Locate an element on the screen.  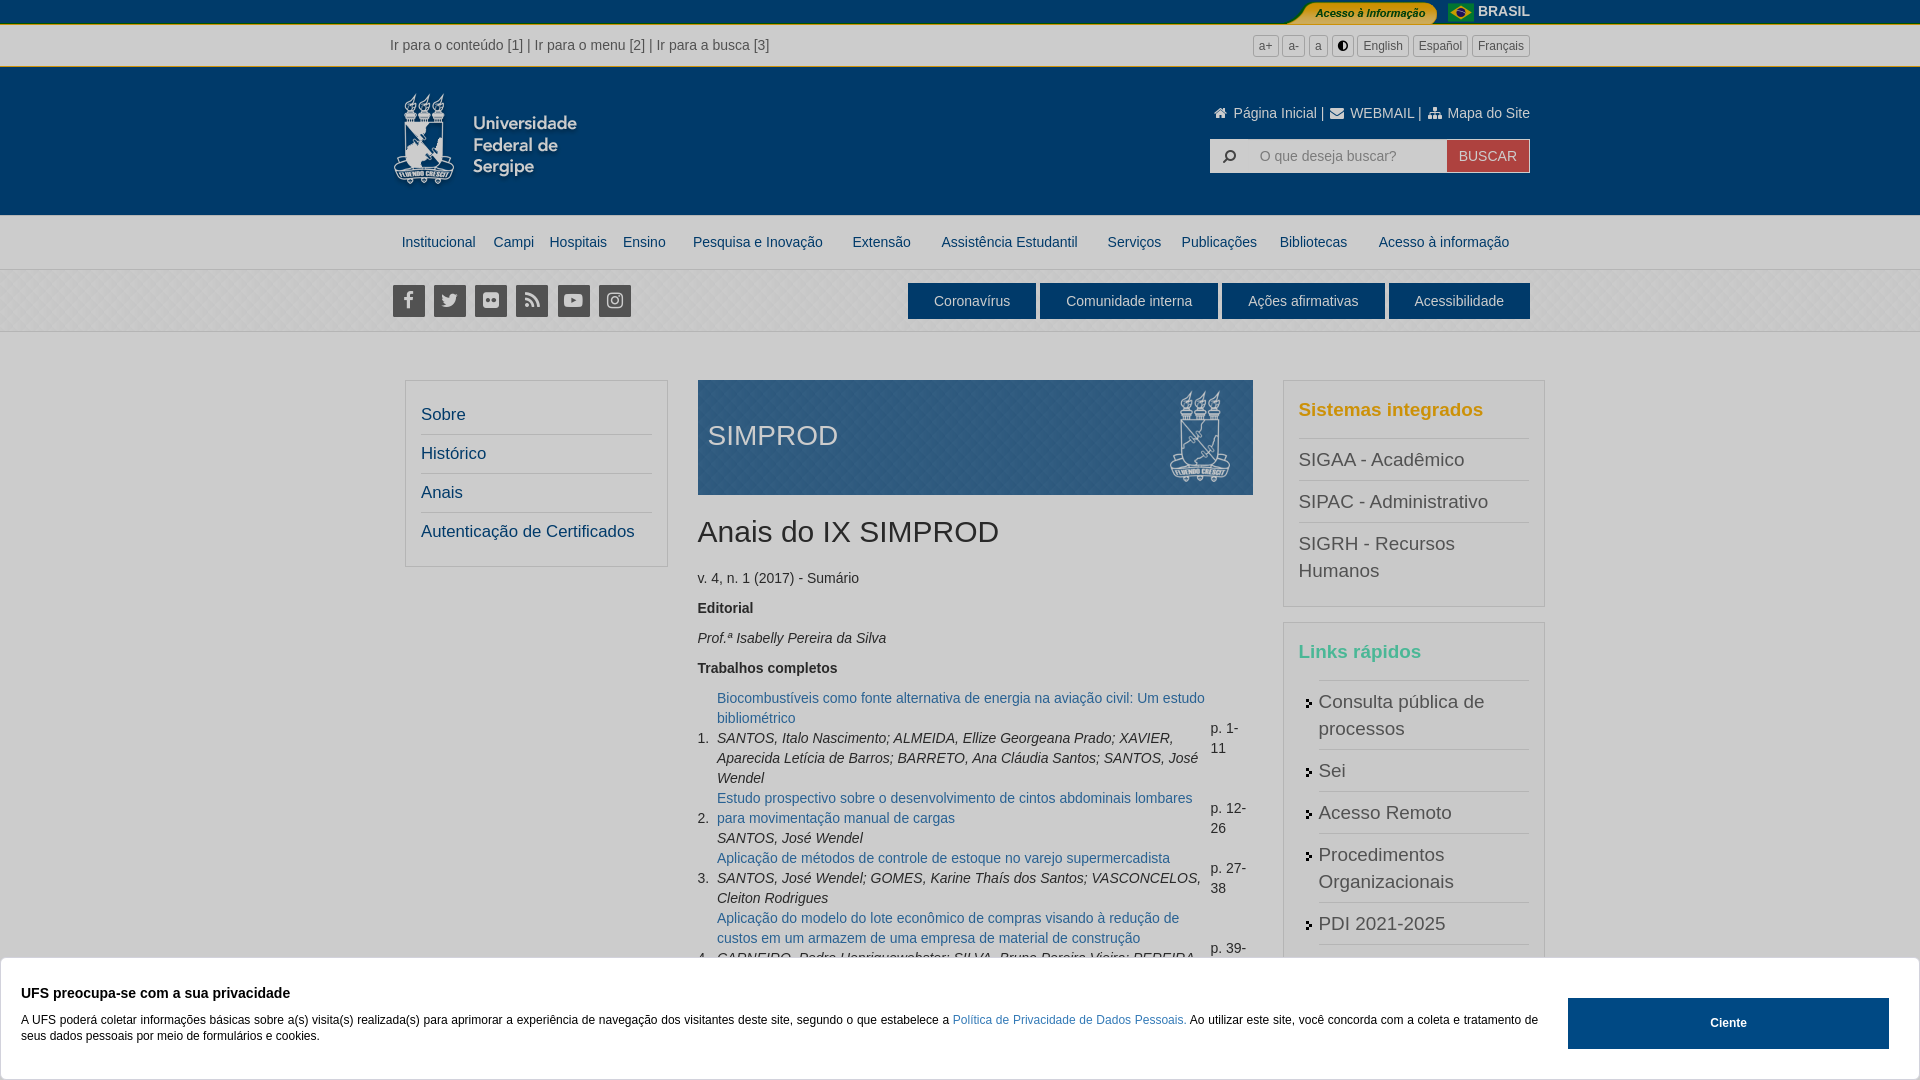
'Ensino' is located at coordinates (643, 241).